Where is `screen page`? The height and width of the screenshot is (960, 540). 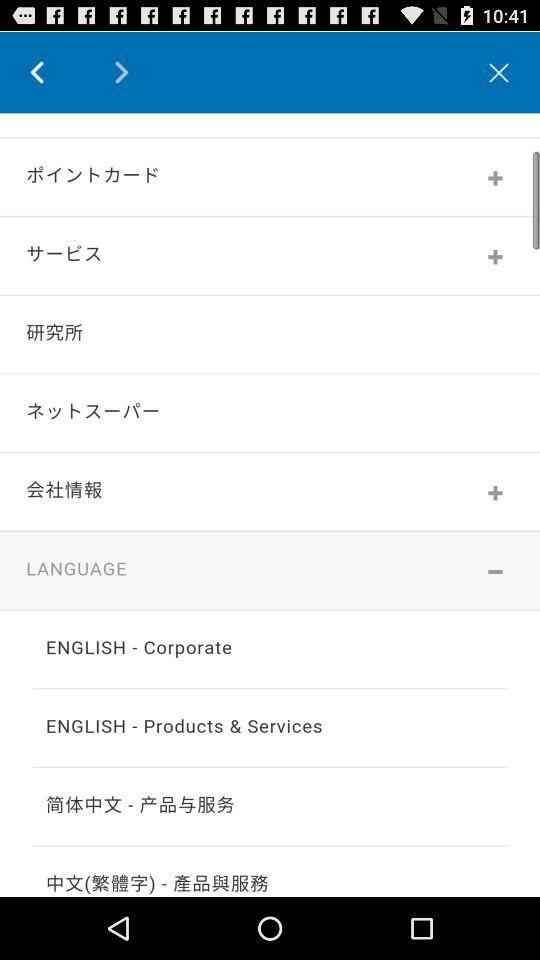
screen page is located at coordinates (270, 503).